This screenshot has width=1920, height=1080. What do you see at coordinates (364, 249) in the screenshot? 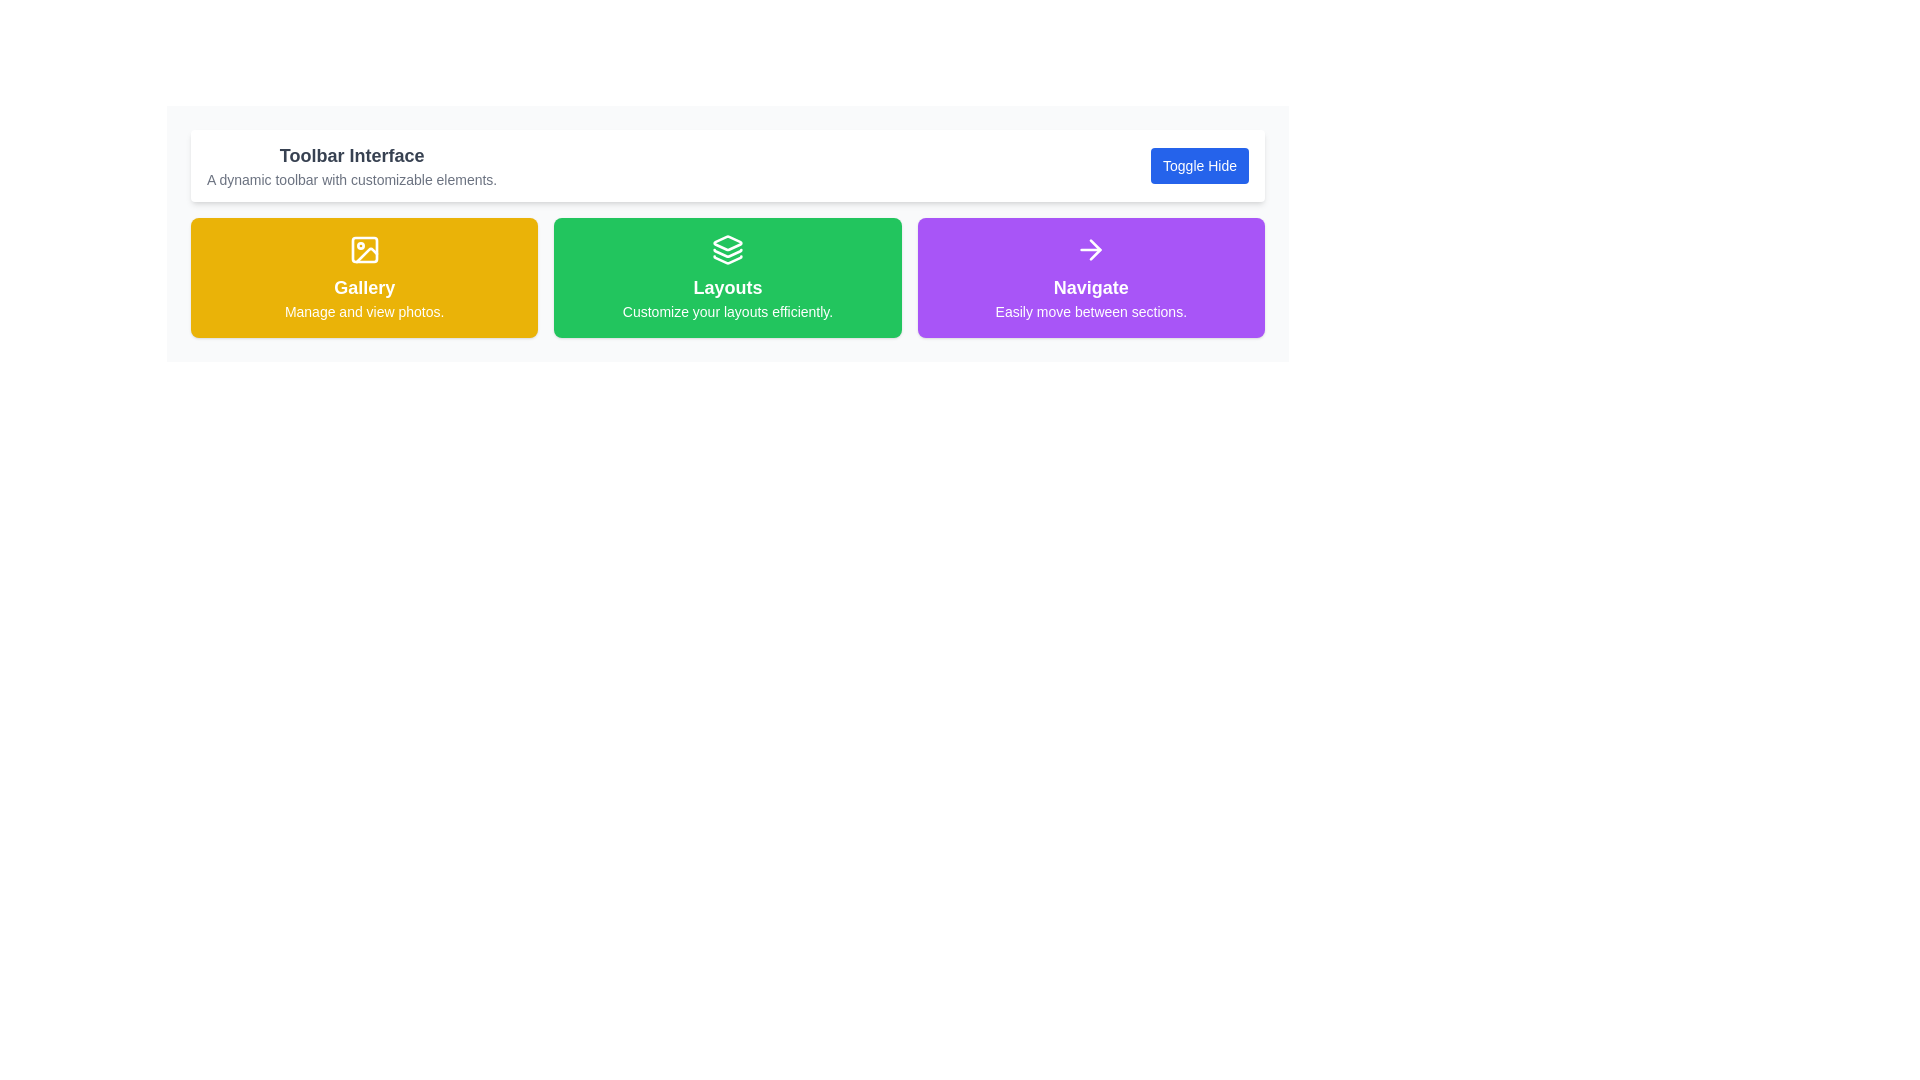
I see `the 'Gallery' icon's decorative graphical component, which is the frame of a photo or image located inside the 'Gallery' panel with a yellow background` at bounding box center [364, 249].